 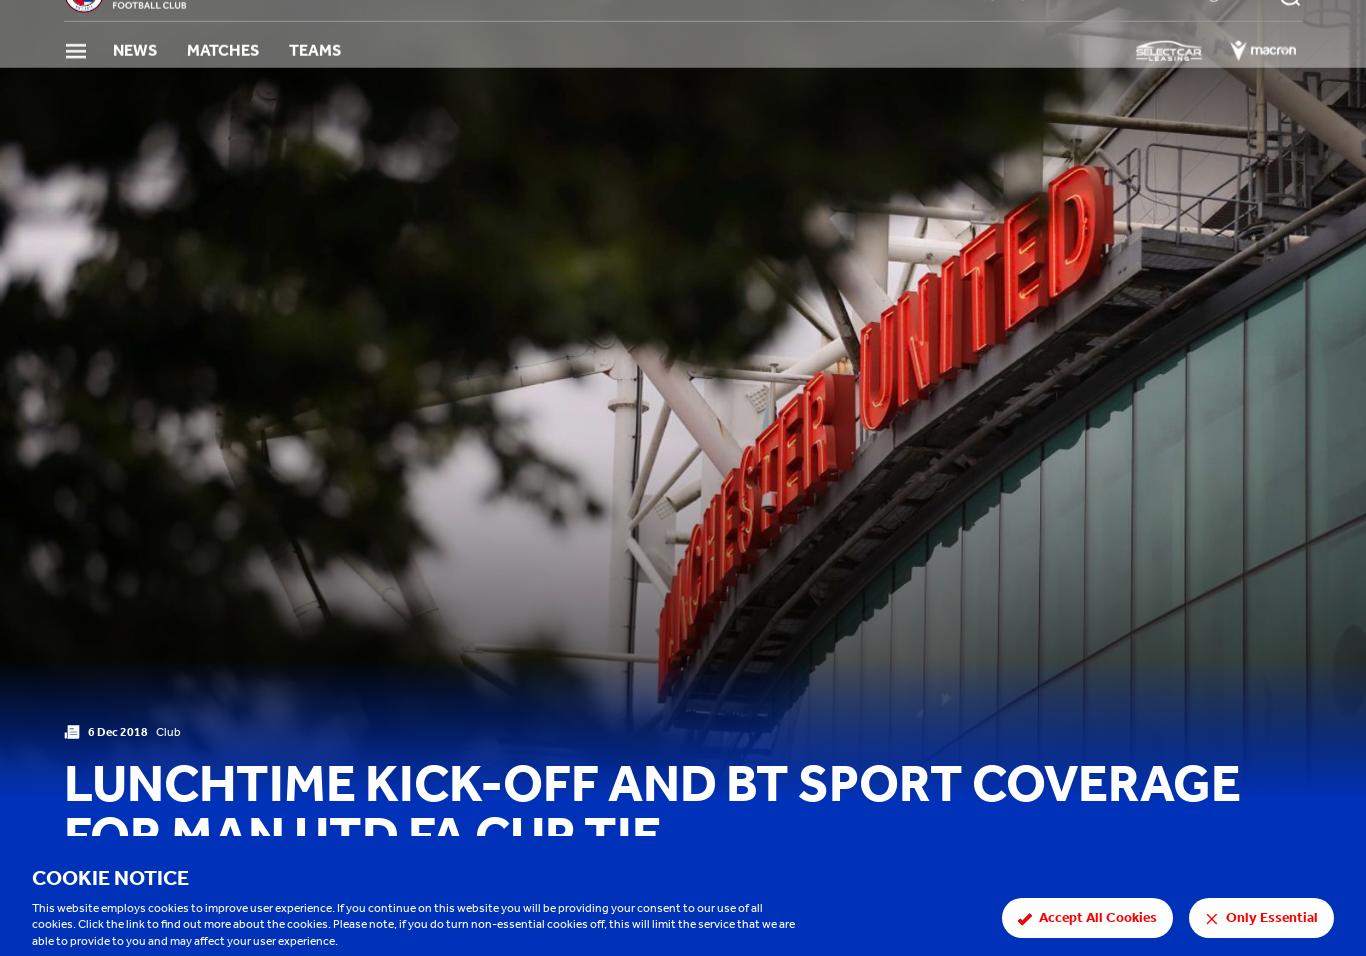 What do you see at coordinates (1158, 27) in the screenshot?
I see `'Fanstore'` at bounding box center [1158, 27].